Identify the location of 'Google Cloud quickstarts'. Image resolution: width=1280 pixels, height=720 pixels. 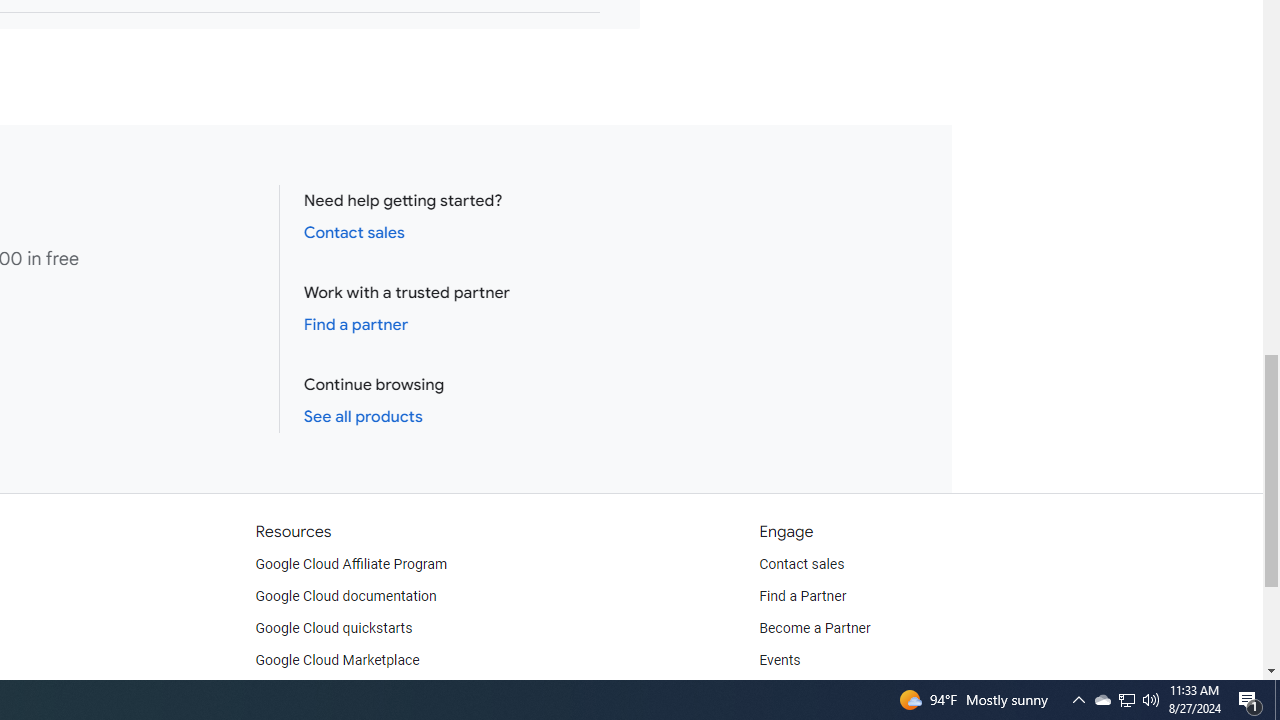
(334, 627).